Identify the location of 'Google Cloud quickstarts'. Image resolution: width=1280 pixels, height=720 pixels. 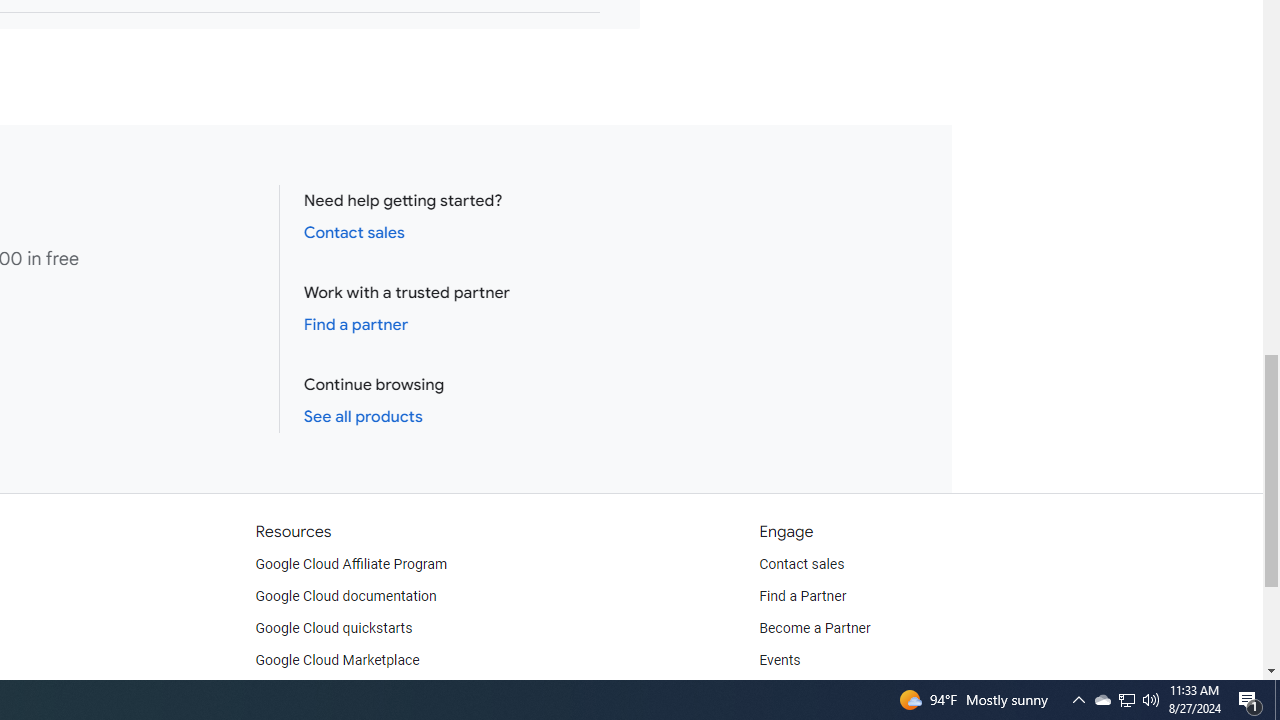
(334, 627).